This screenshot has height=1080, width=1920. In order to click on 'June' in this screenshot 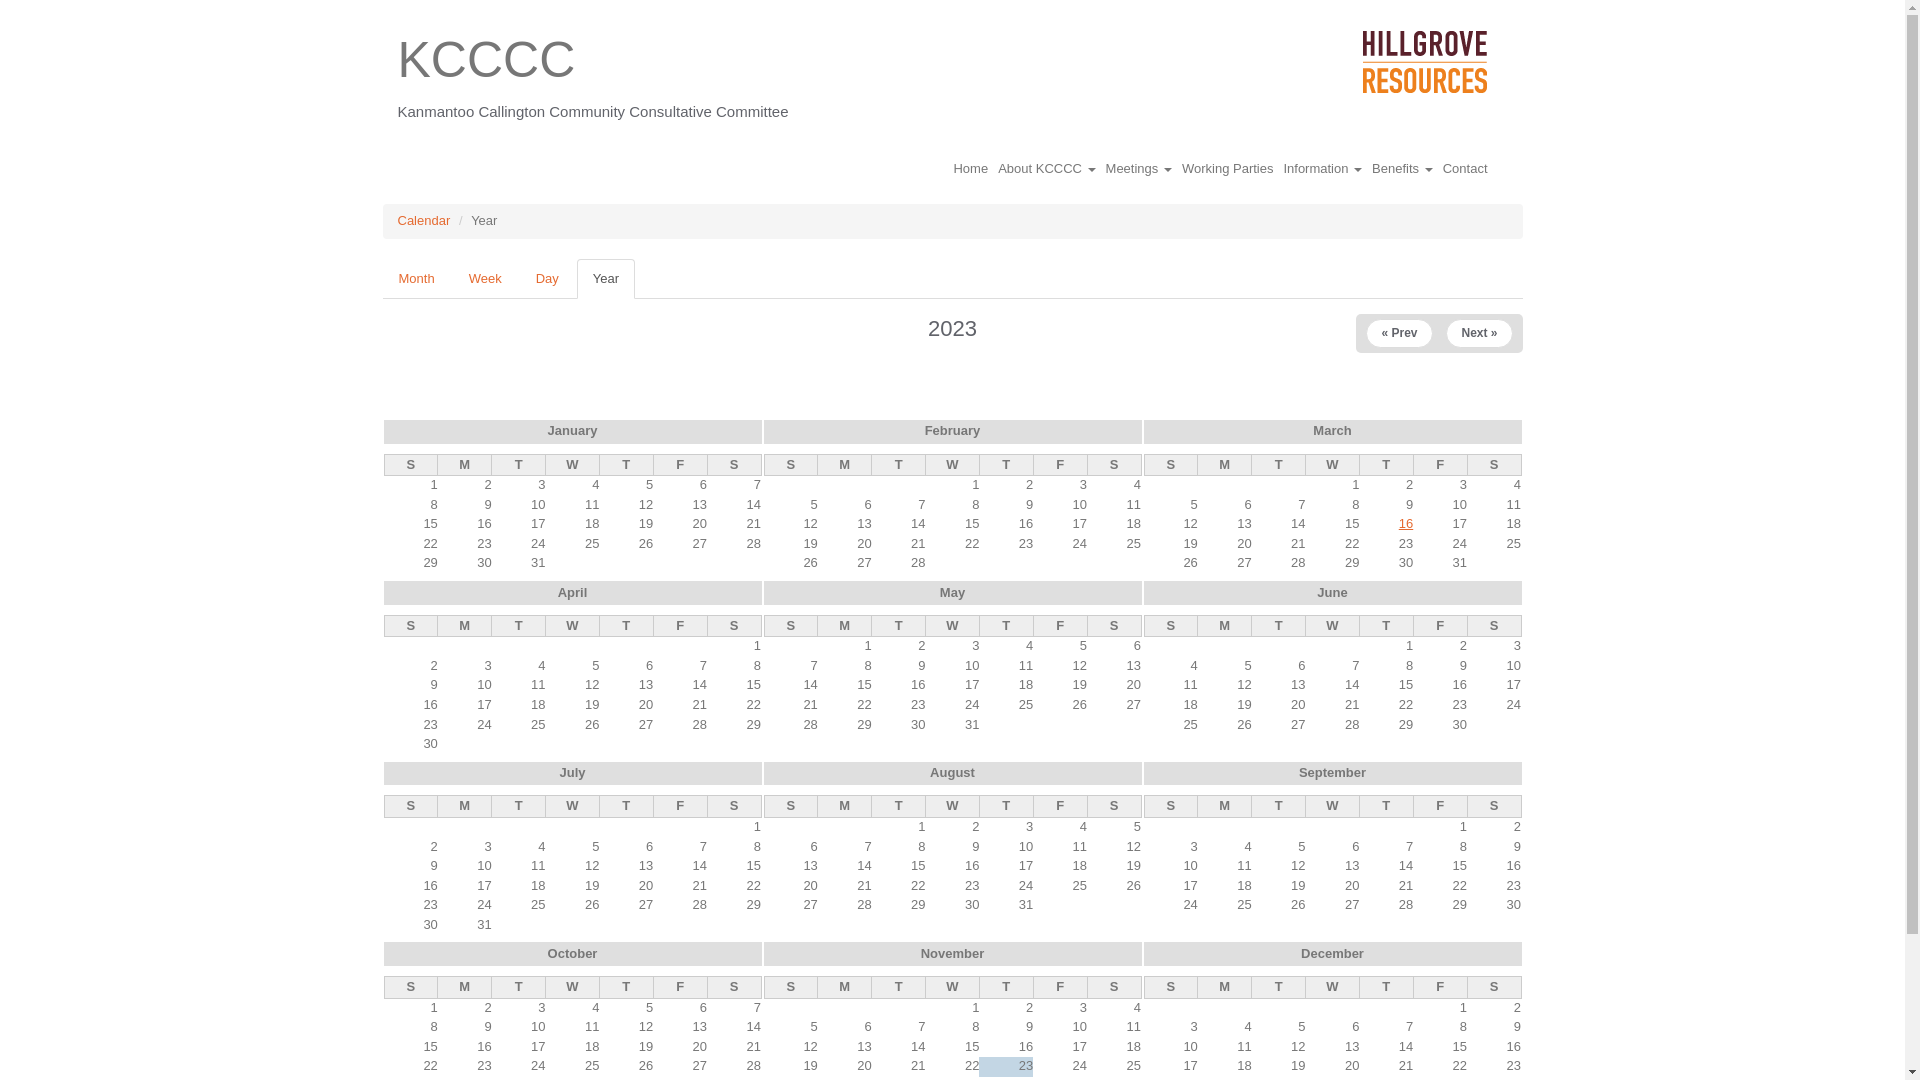, I will do `click(1316, 591)`.